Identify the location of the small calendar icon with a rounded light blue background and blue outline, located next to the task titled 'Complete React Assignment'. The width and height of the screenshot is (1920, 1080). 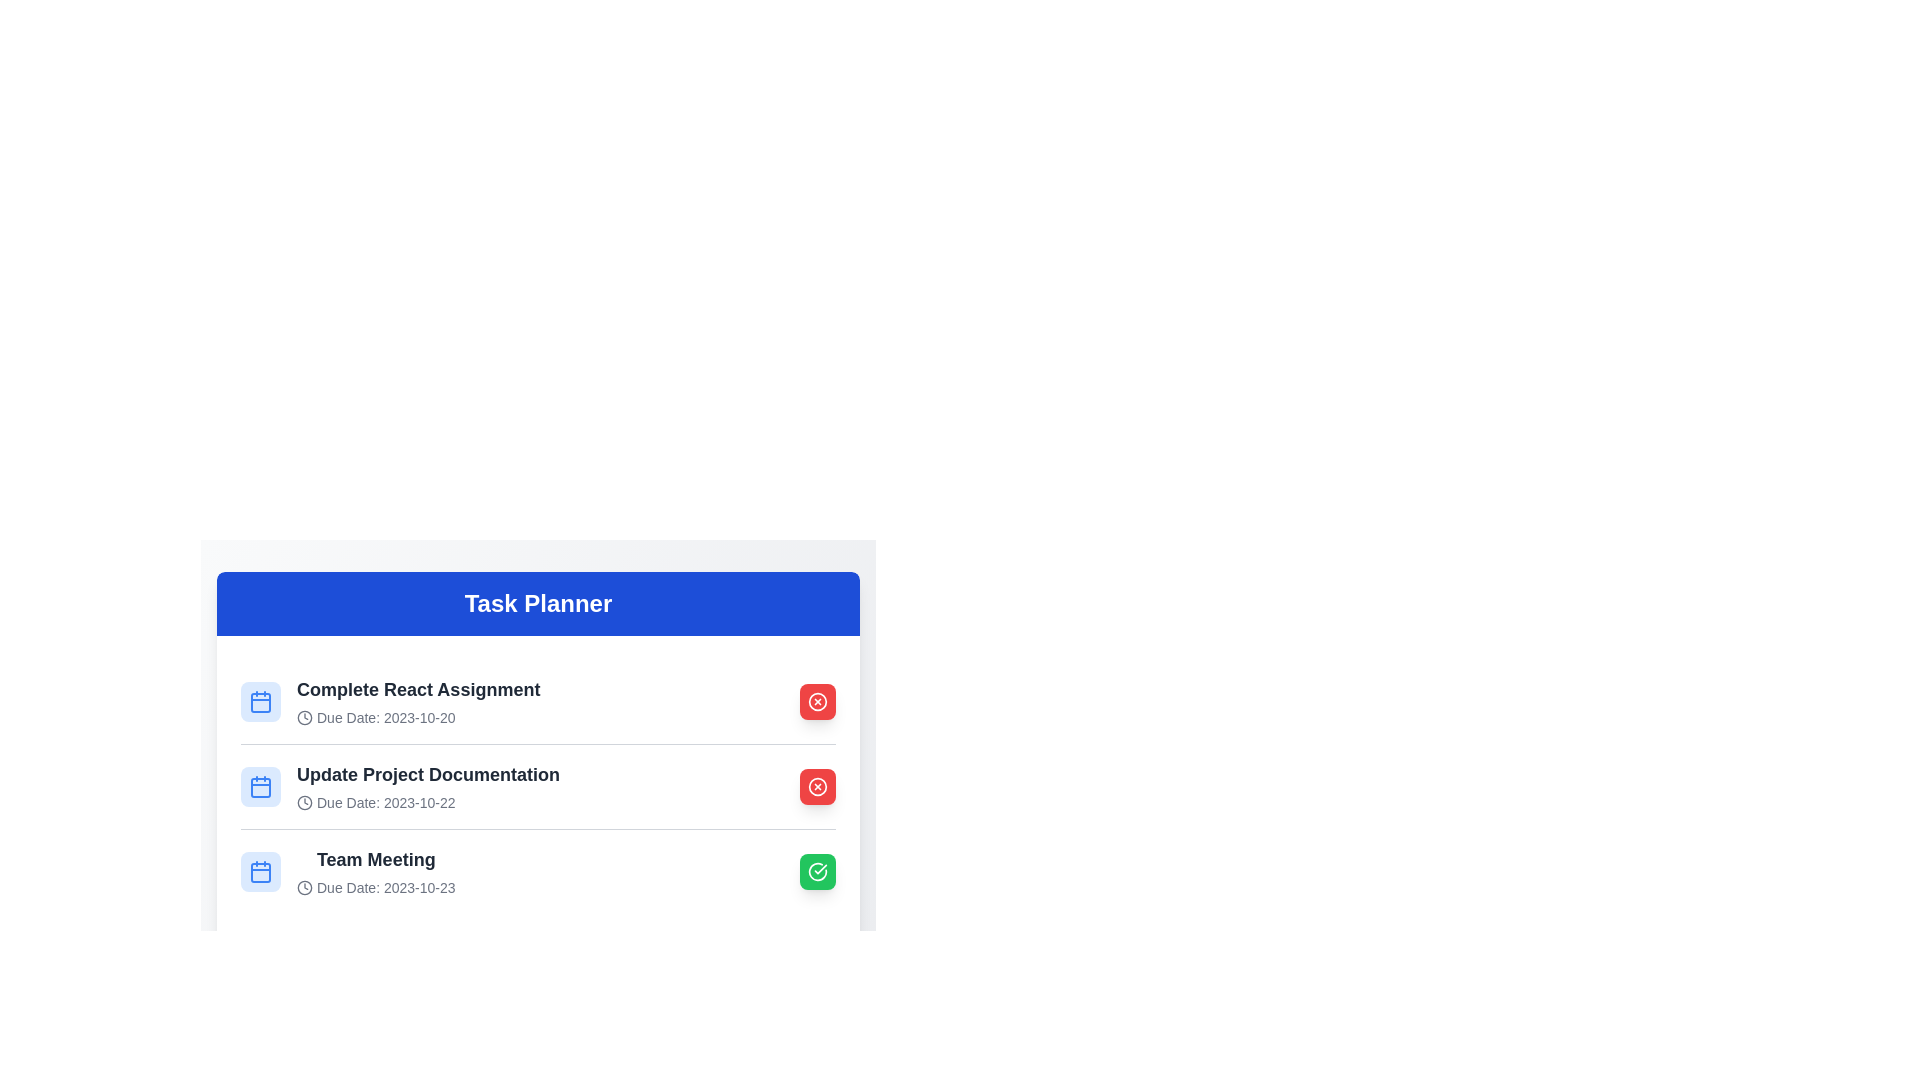
(259, 701).